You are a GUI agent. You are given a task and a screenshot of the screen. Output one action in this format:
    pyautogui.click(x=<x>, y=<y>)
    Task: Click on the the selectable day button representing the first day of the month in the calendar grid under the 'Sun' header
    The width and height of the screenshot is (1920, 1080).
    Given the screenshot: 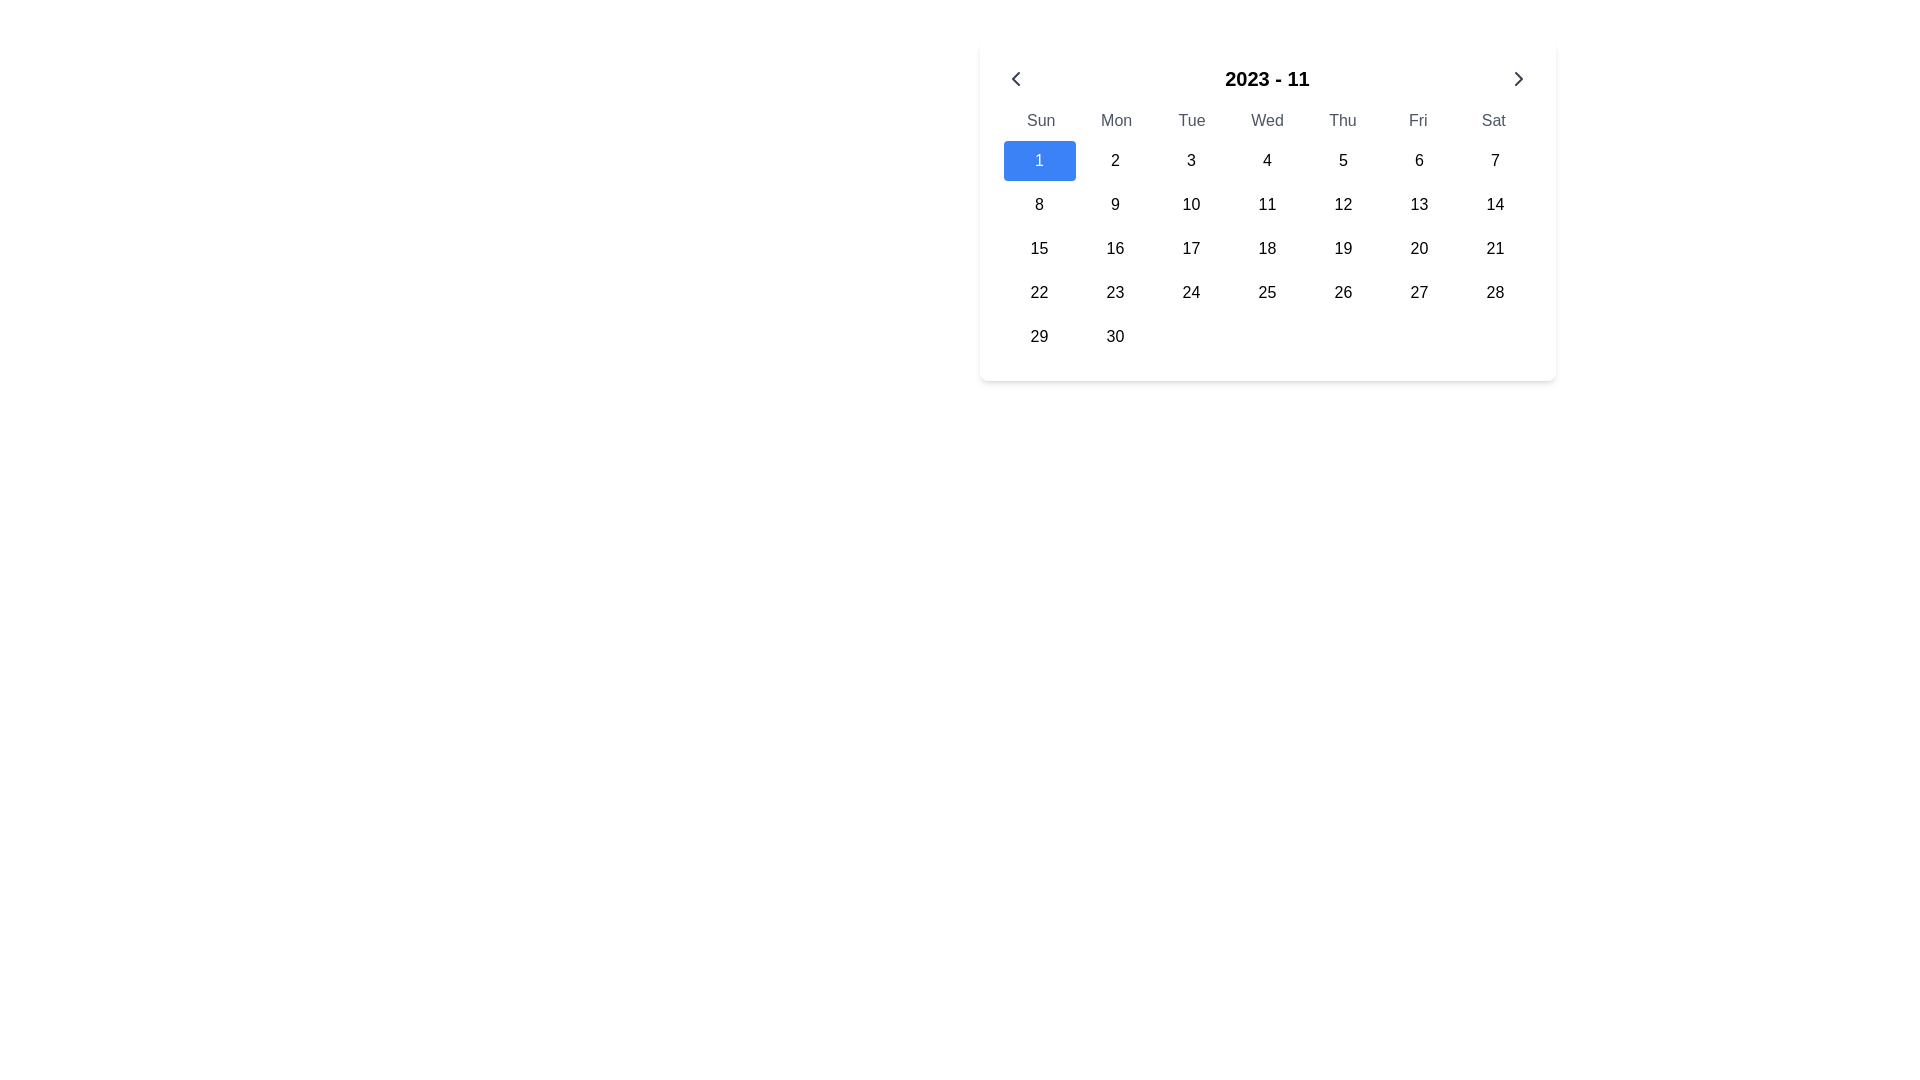 What is the action you would take?
    pyautogui.click(x=1039, y=160)
    